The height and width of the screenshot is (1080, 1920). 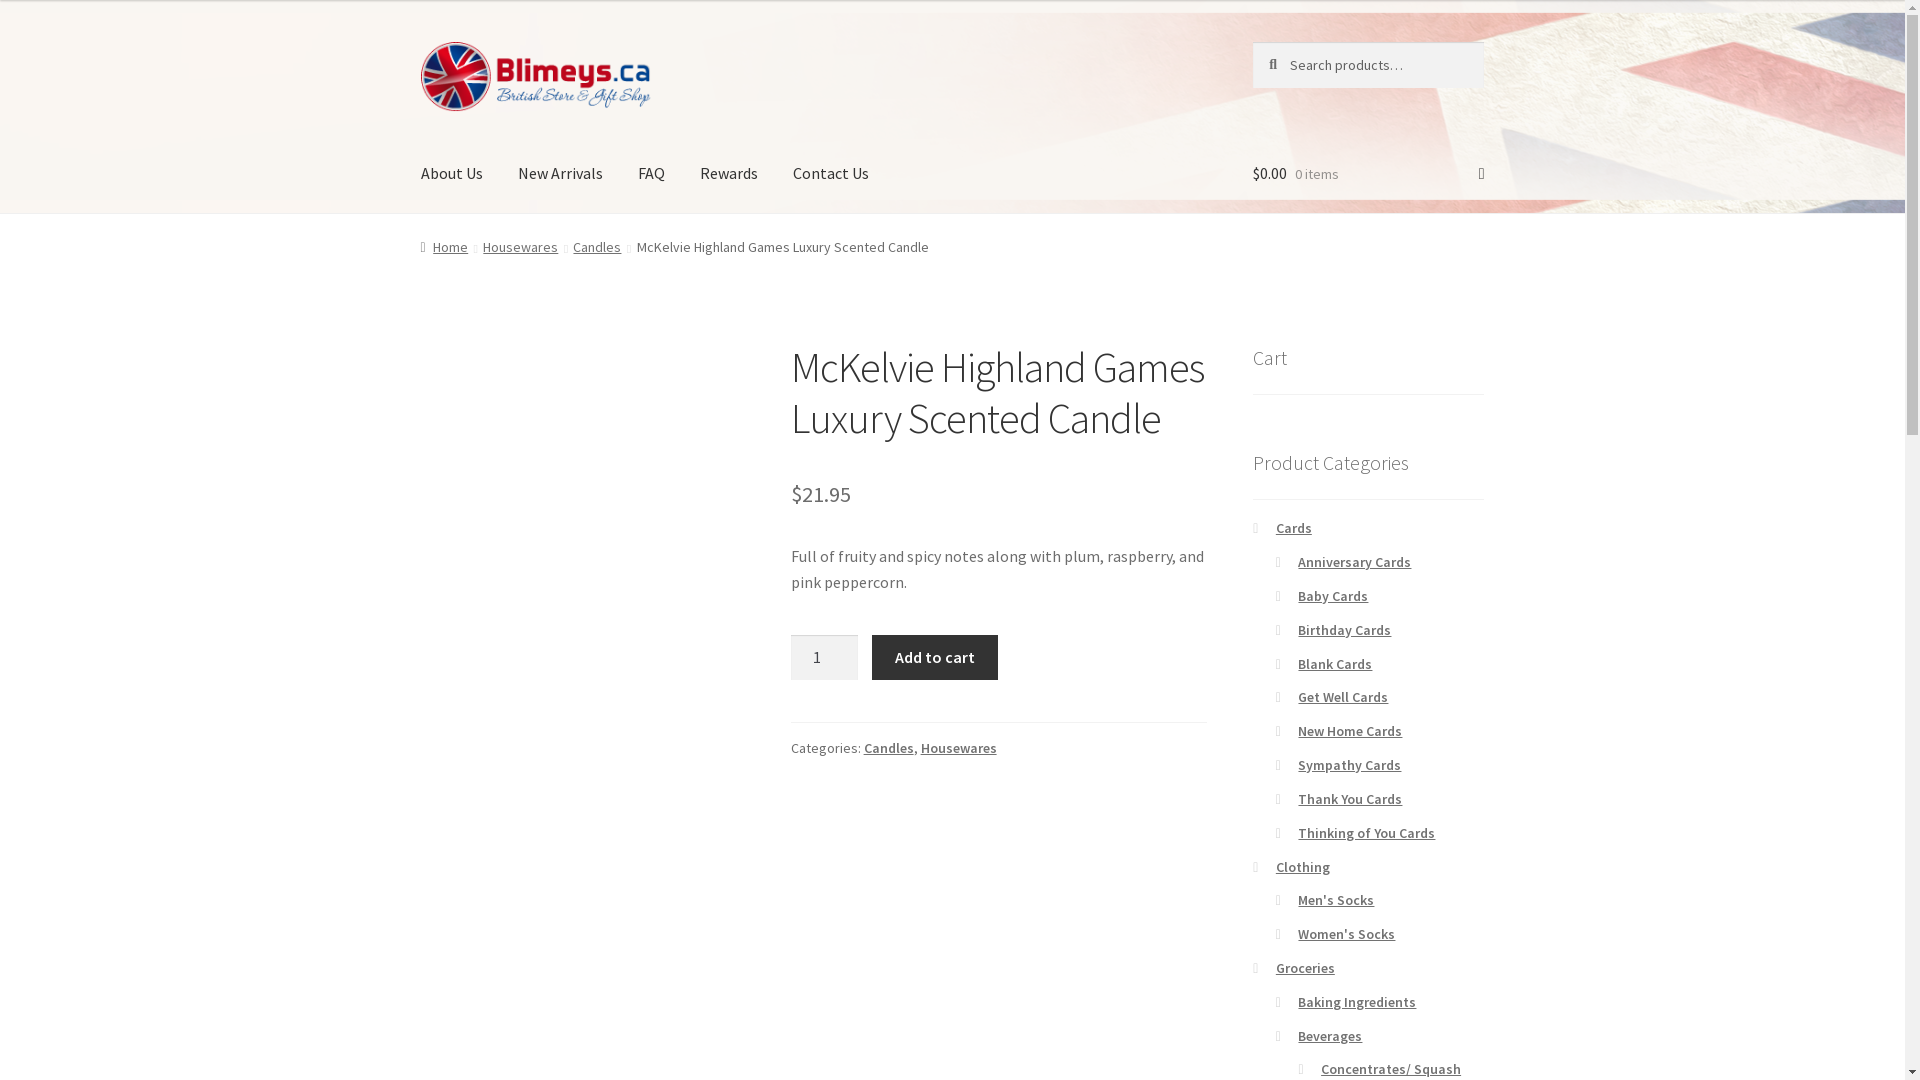 I want to click on 'Baking Ingredients', so click(x=1357, y=1002).